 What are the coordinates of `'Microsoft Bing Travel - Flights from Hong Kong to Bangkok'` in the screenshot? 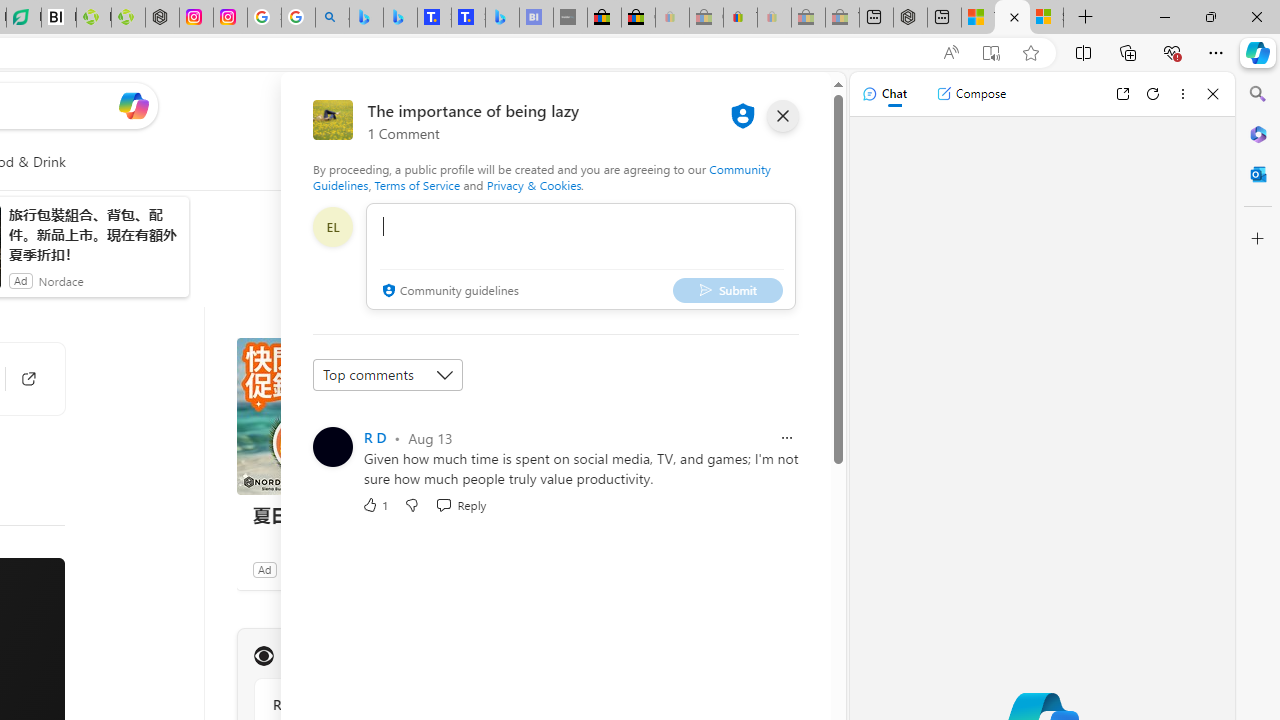 It's located at (366, 17).